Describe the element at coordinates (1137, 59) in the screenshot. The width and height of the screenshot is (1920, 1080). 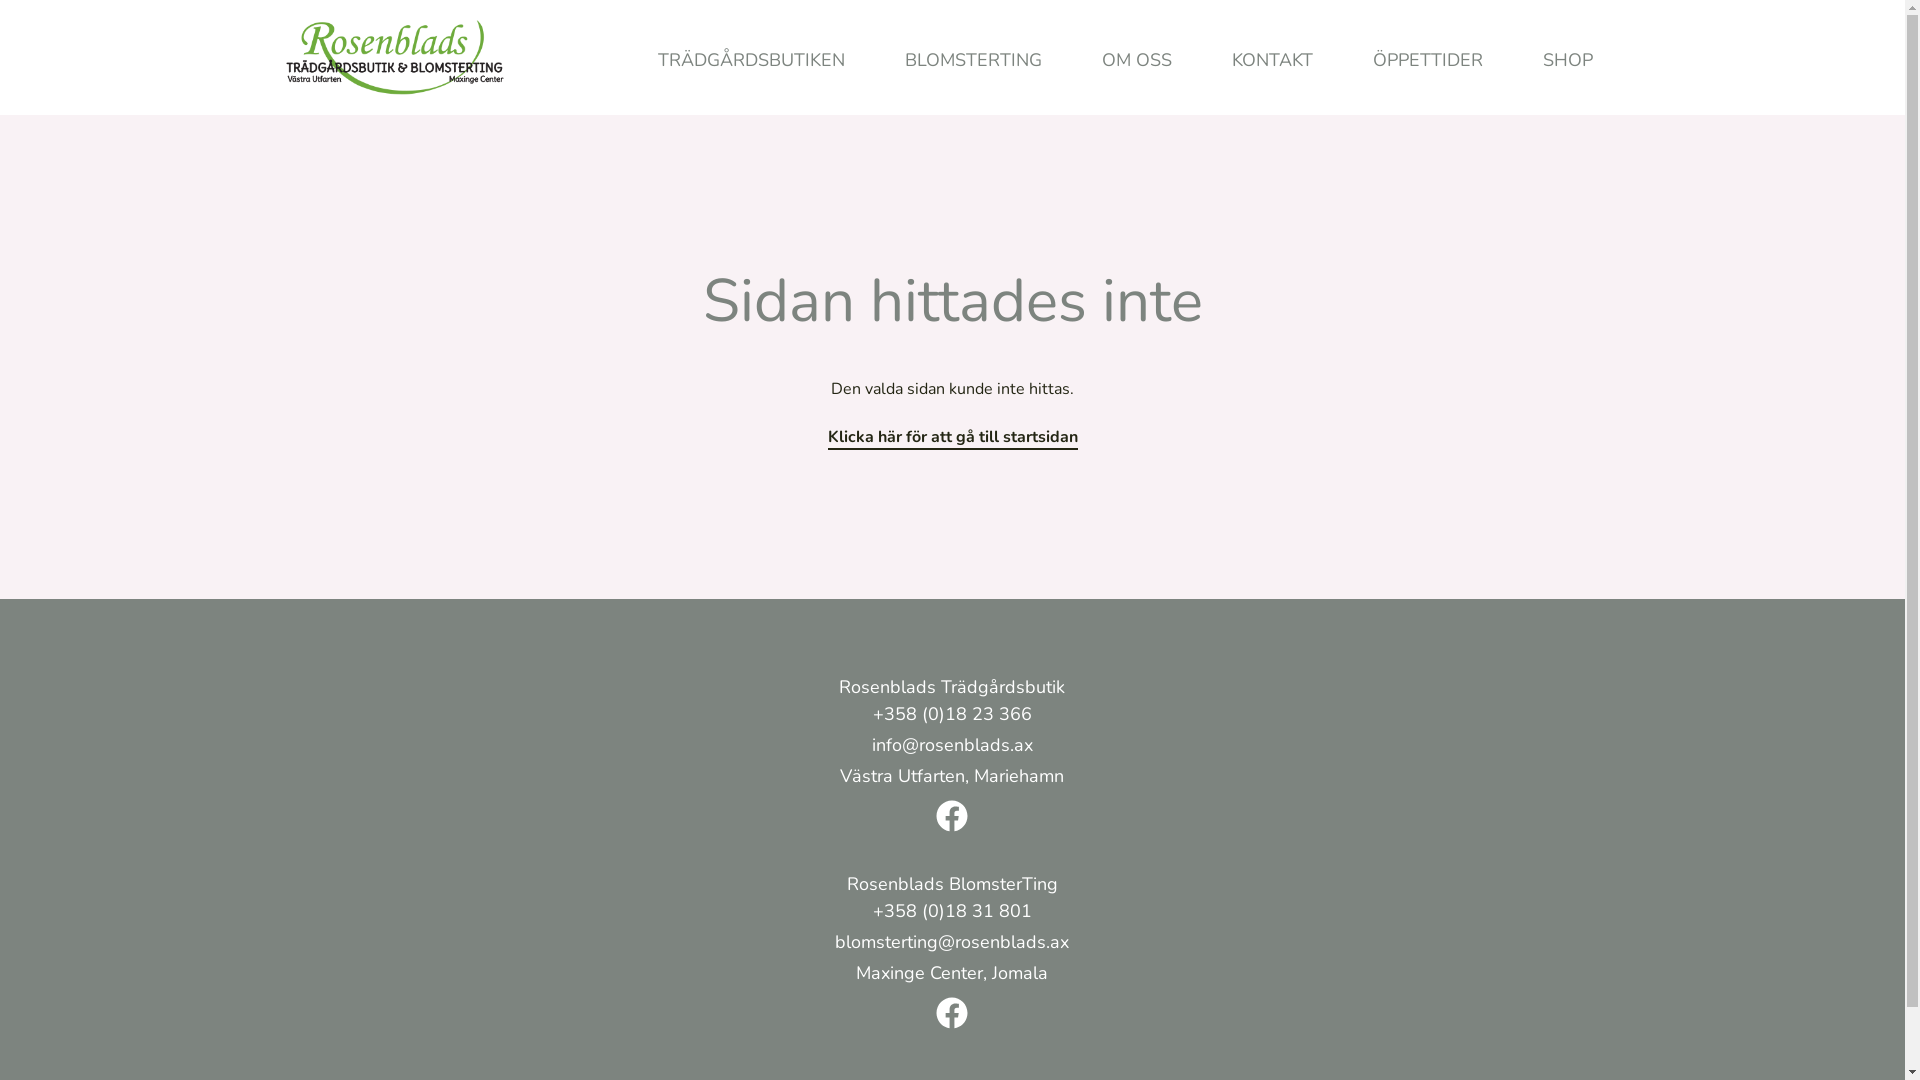
I see `'OM OSS'` at that location.